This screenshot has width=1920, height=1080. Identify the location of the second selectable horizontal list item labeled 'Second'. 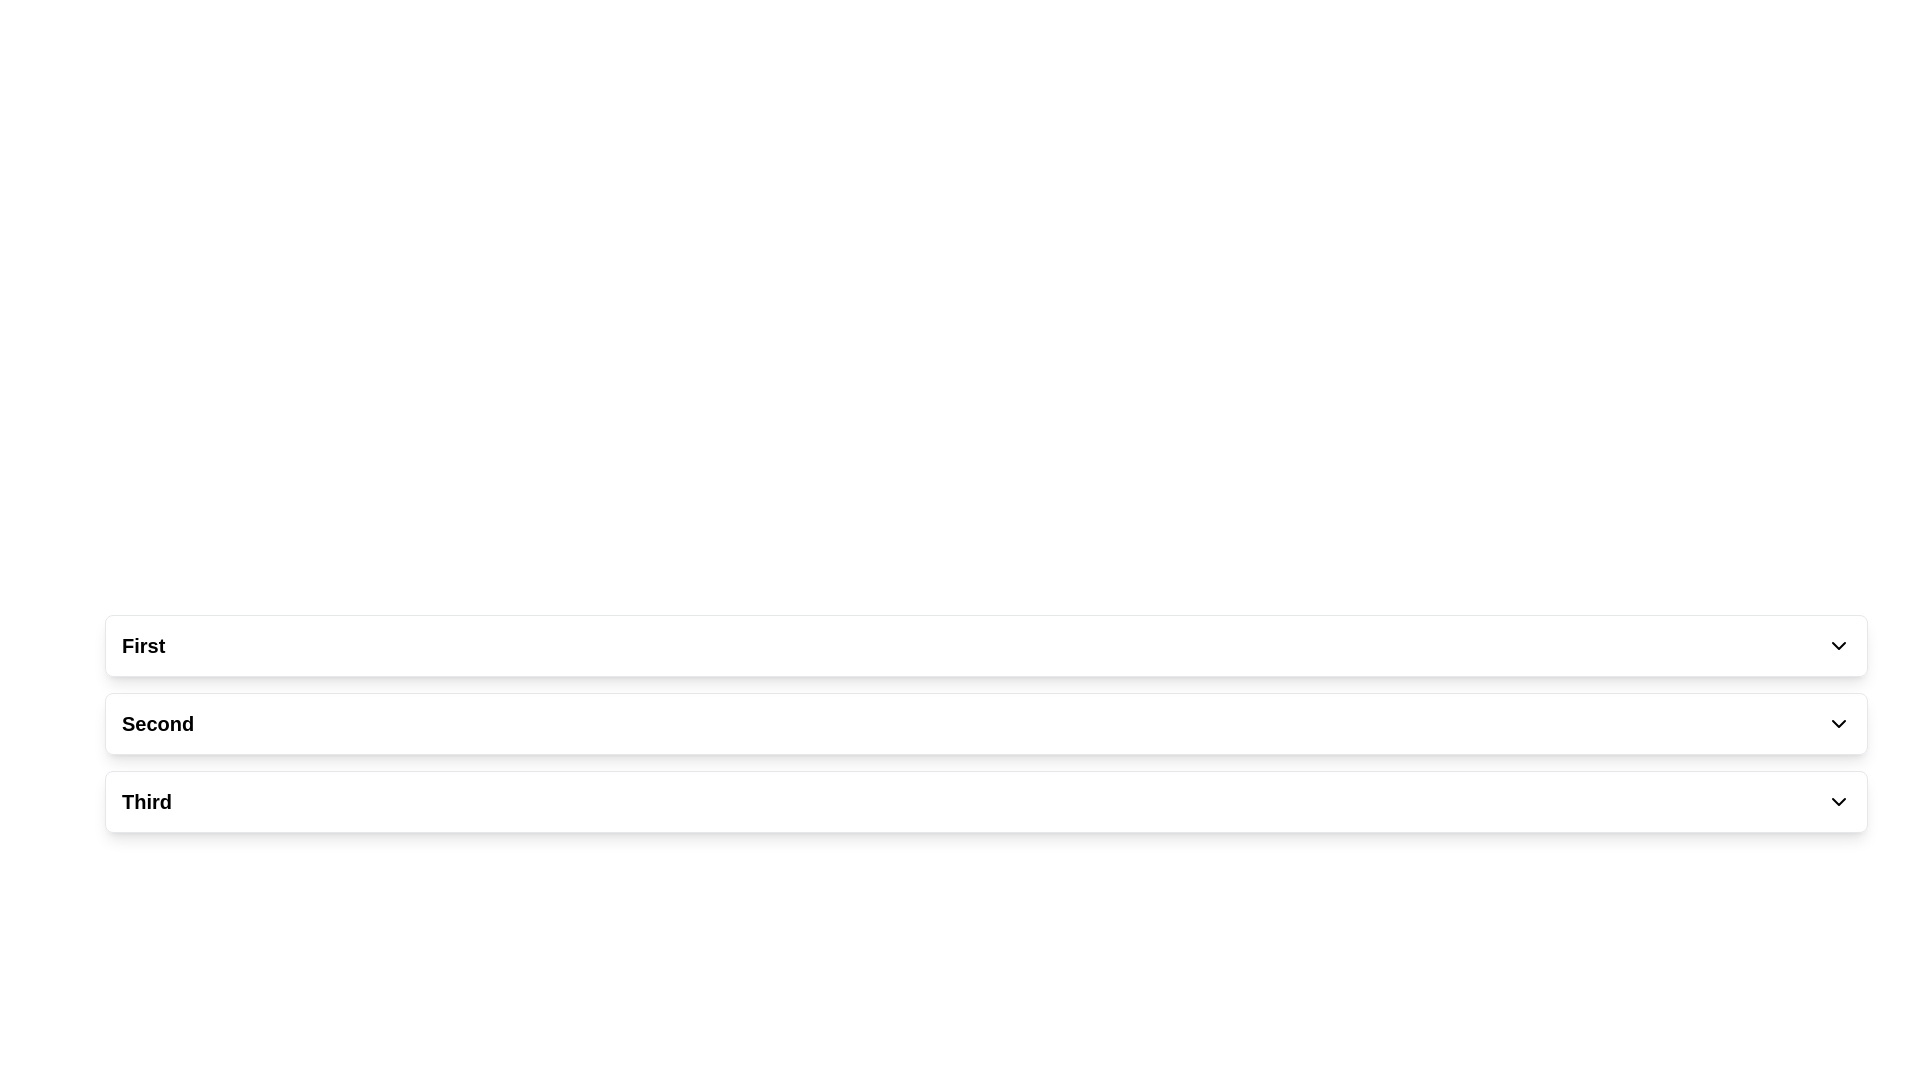
(986, 724).